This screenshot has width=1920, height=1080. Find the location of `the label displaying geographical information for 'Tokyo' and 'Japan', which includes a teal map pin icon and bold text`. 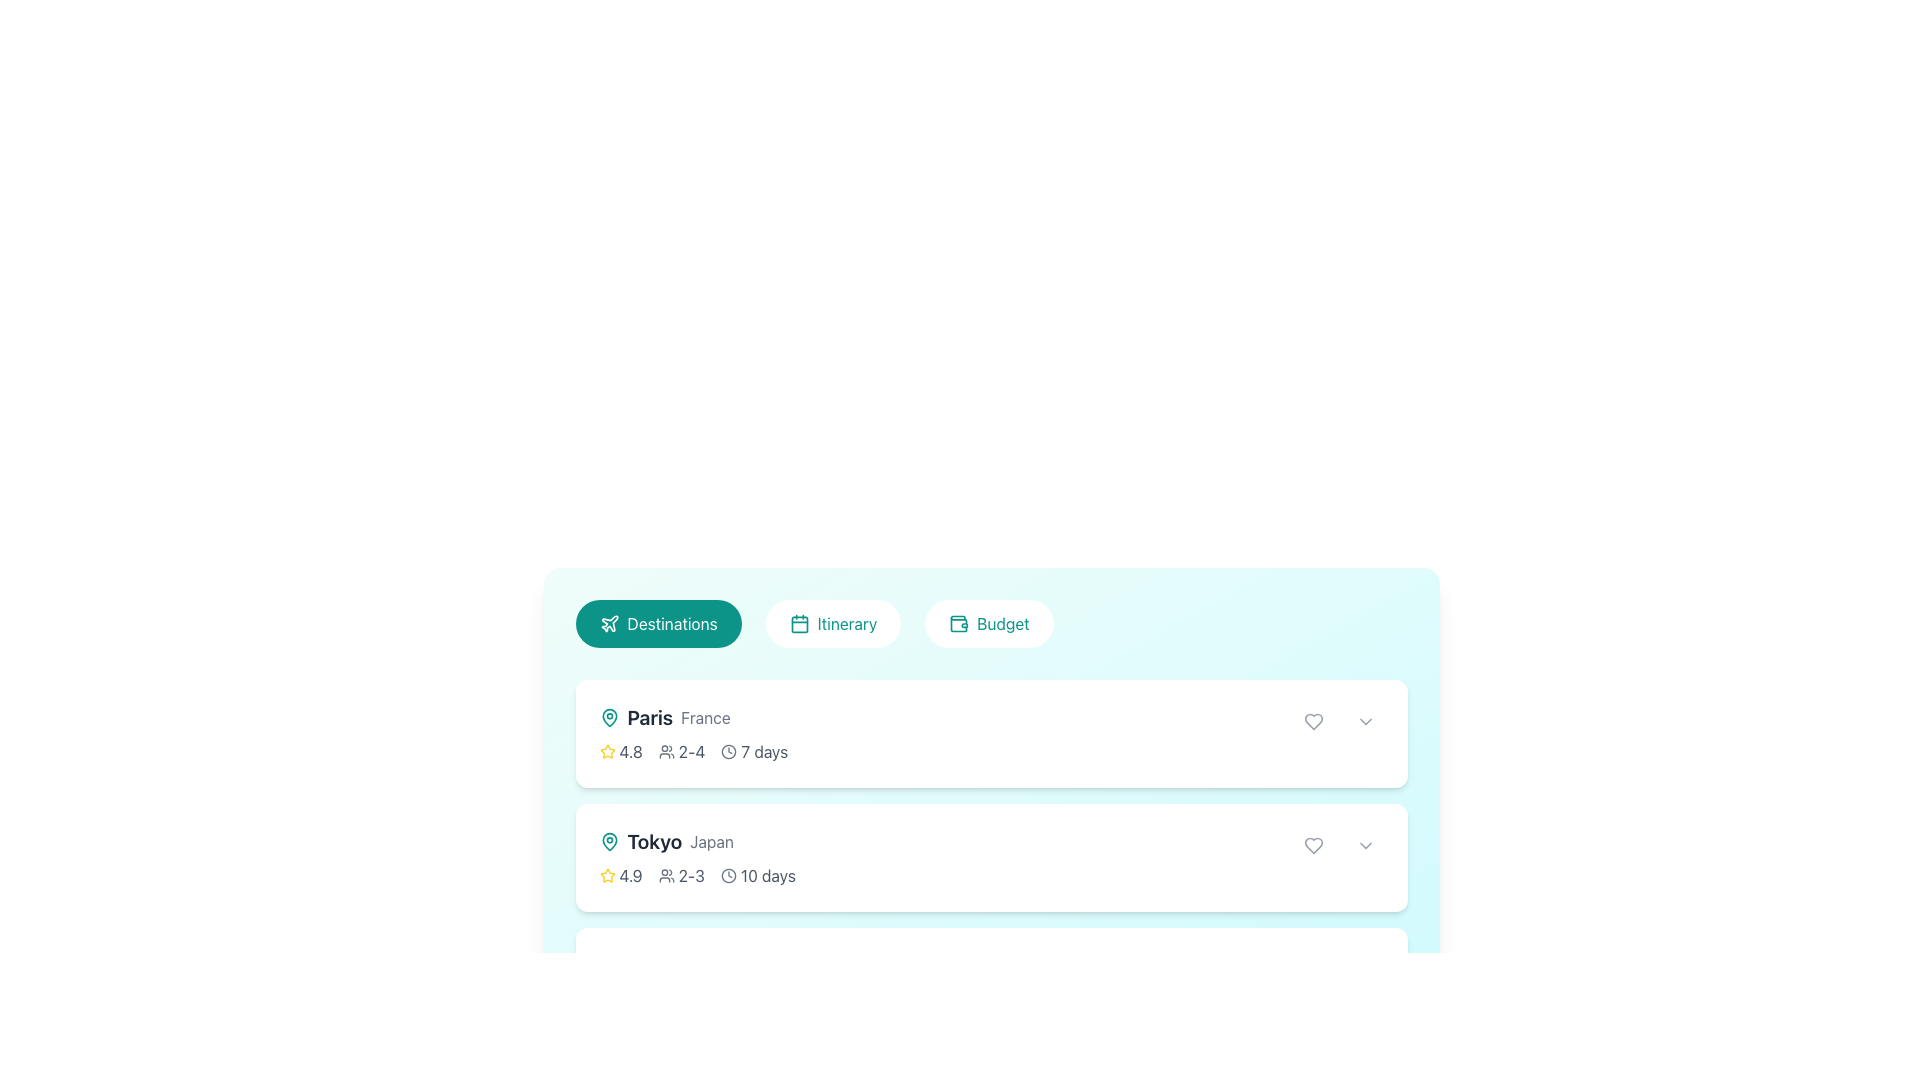

the label displaying geographical information for 'Tokyo' and 'Japan', which includes a teal map pin icon and bold text is located at coordinates (697, 841).